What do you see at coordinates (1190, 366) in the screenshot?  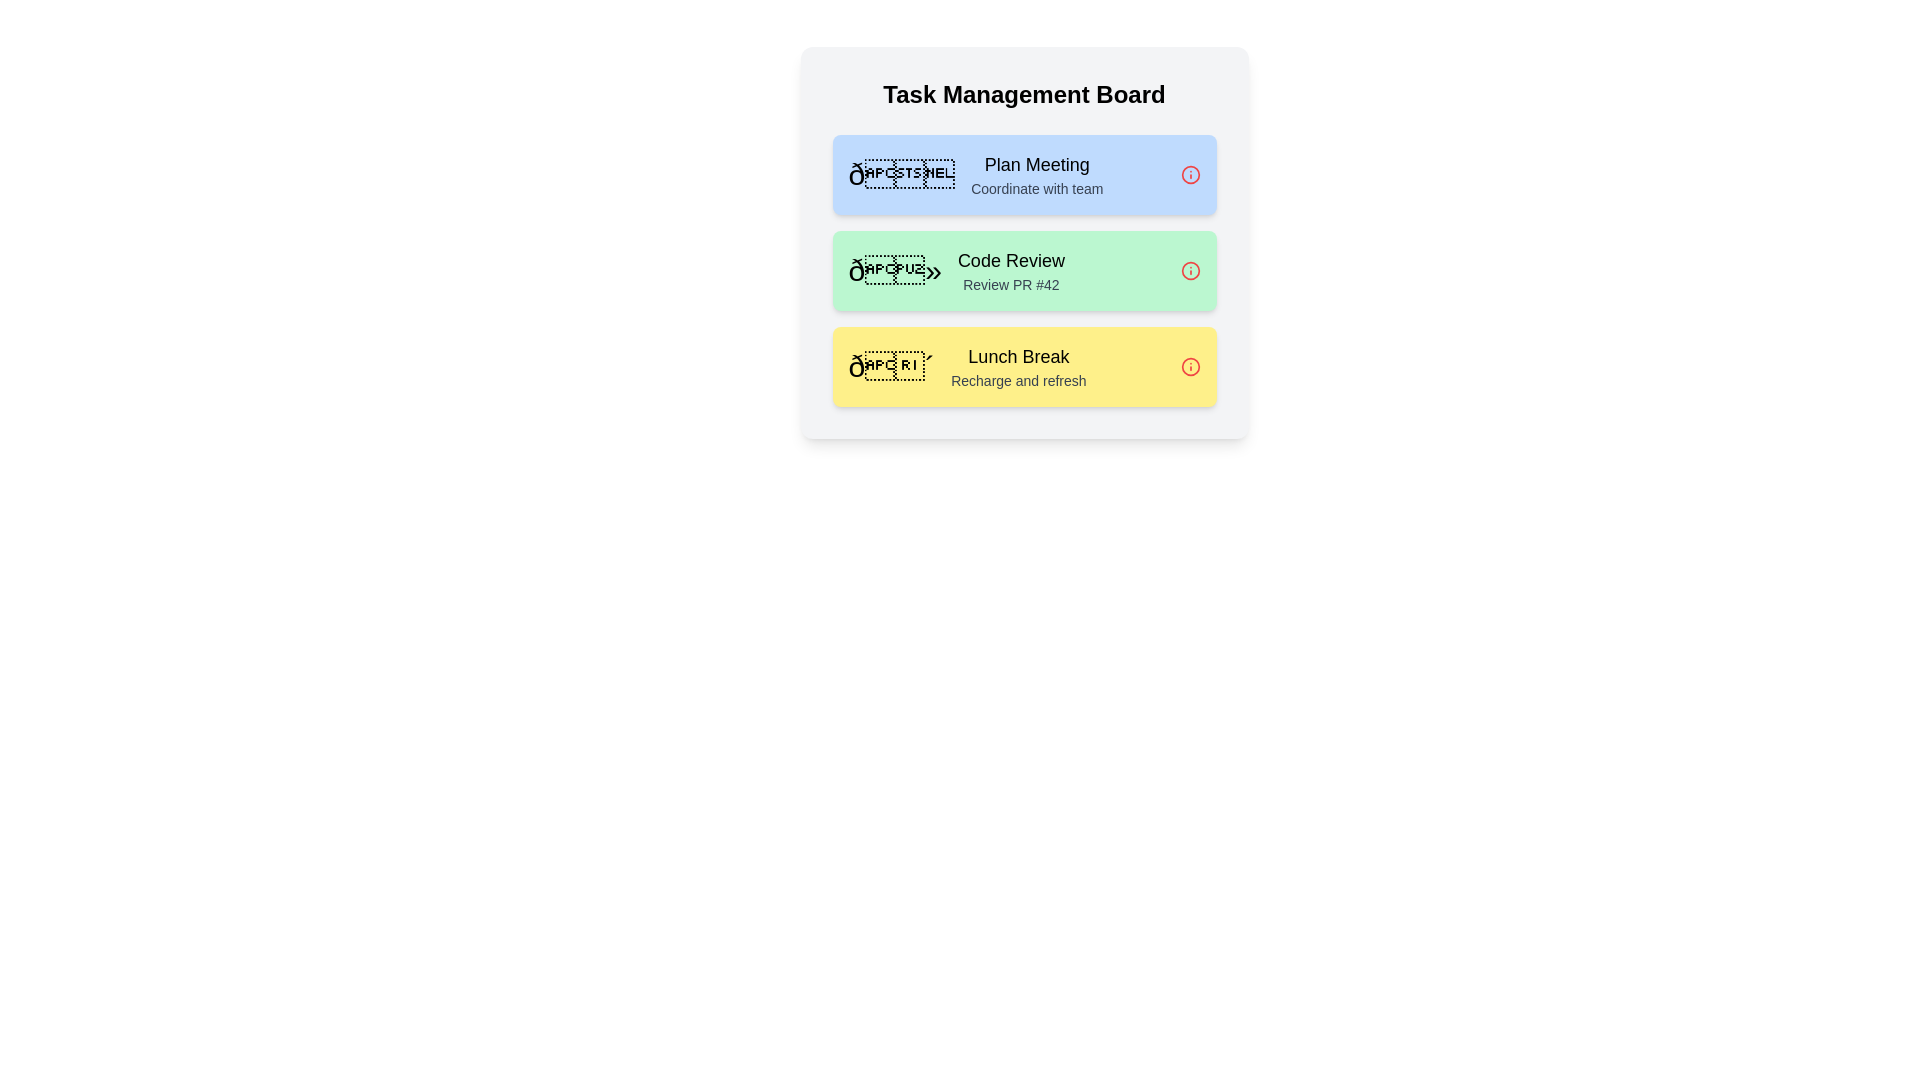 I see `remove button on the task titled 'Lunch Break'` at bounding box center [1190, 366].